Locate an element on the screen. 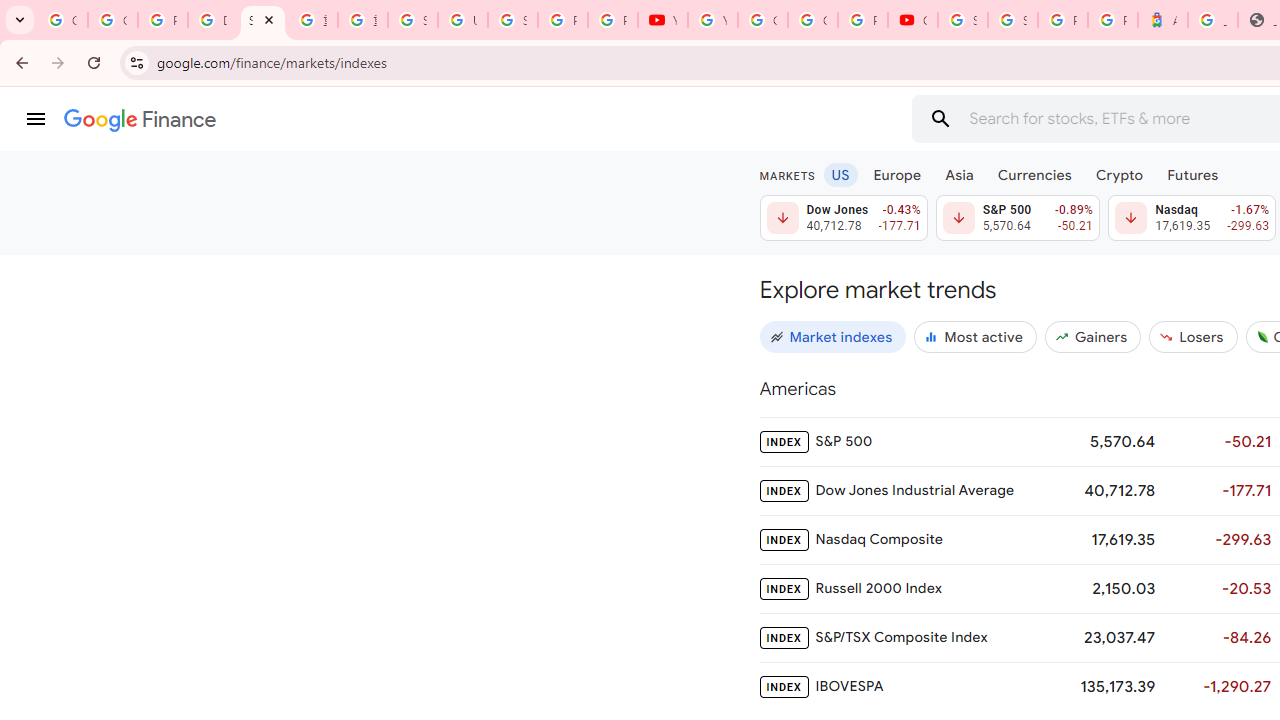  'Futures' is located at coordinates (1192, 173).